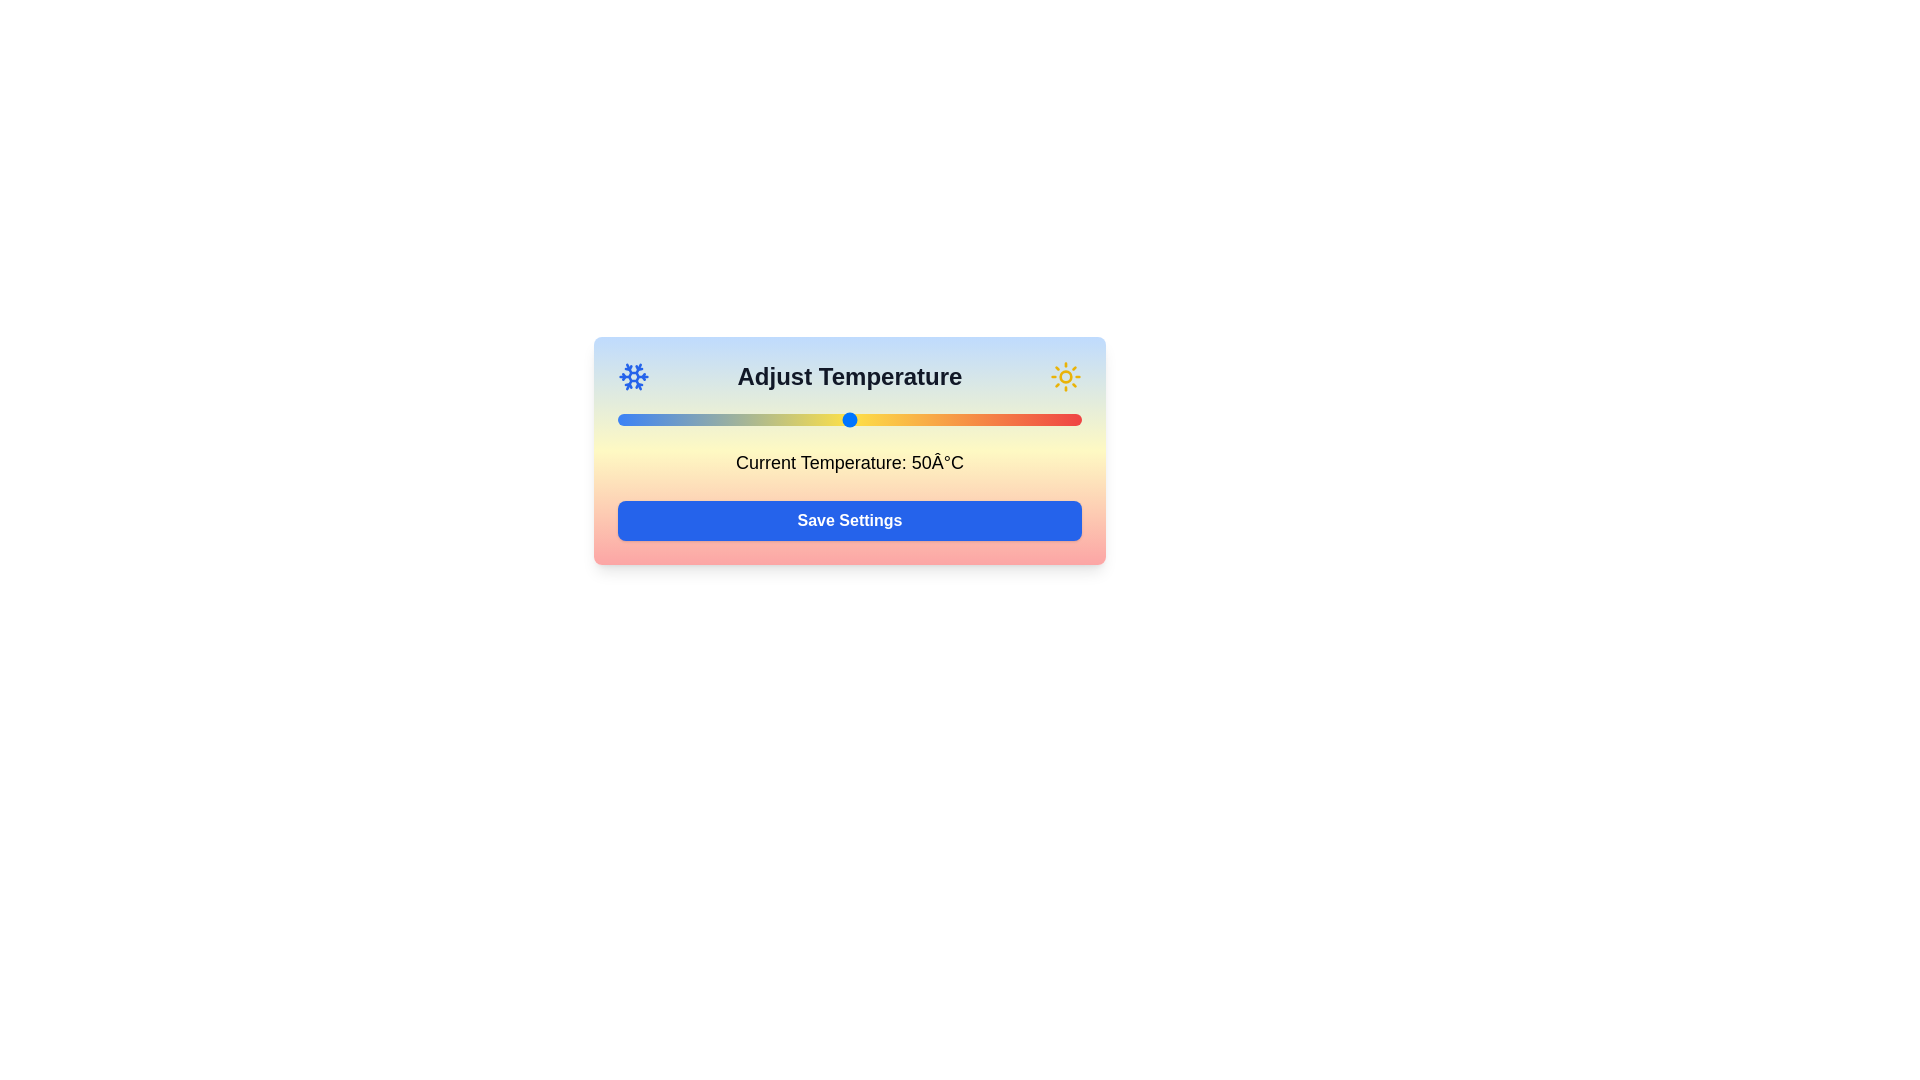 The image size is (1920, 1080). I want to click on the temperature to 18°C by moving the slider, so click(701, 419).